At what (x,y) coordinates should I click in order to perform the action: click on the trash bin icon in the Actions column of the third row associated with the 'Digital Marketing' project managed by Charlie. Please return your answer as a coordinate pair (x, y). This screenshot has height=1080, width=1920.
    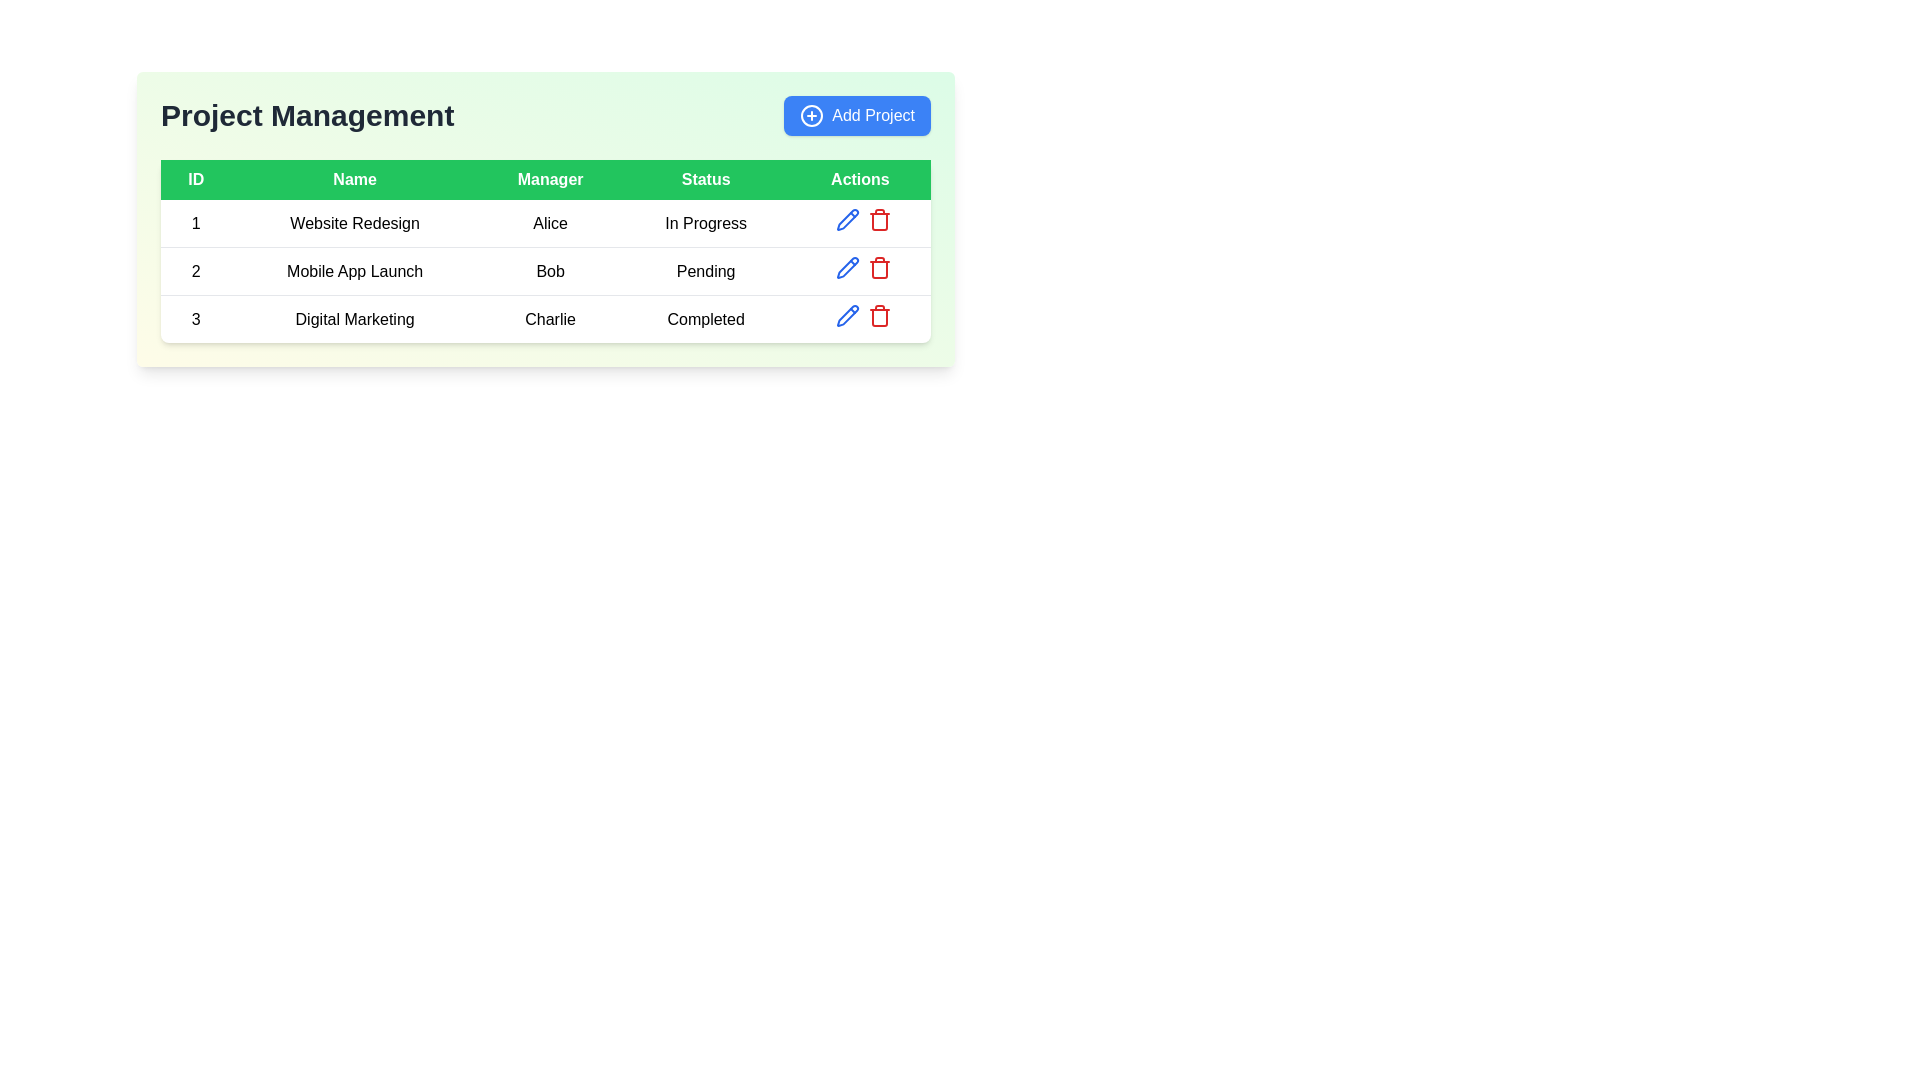
    Looking at the image, I should click on (880, 315).